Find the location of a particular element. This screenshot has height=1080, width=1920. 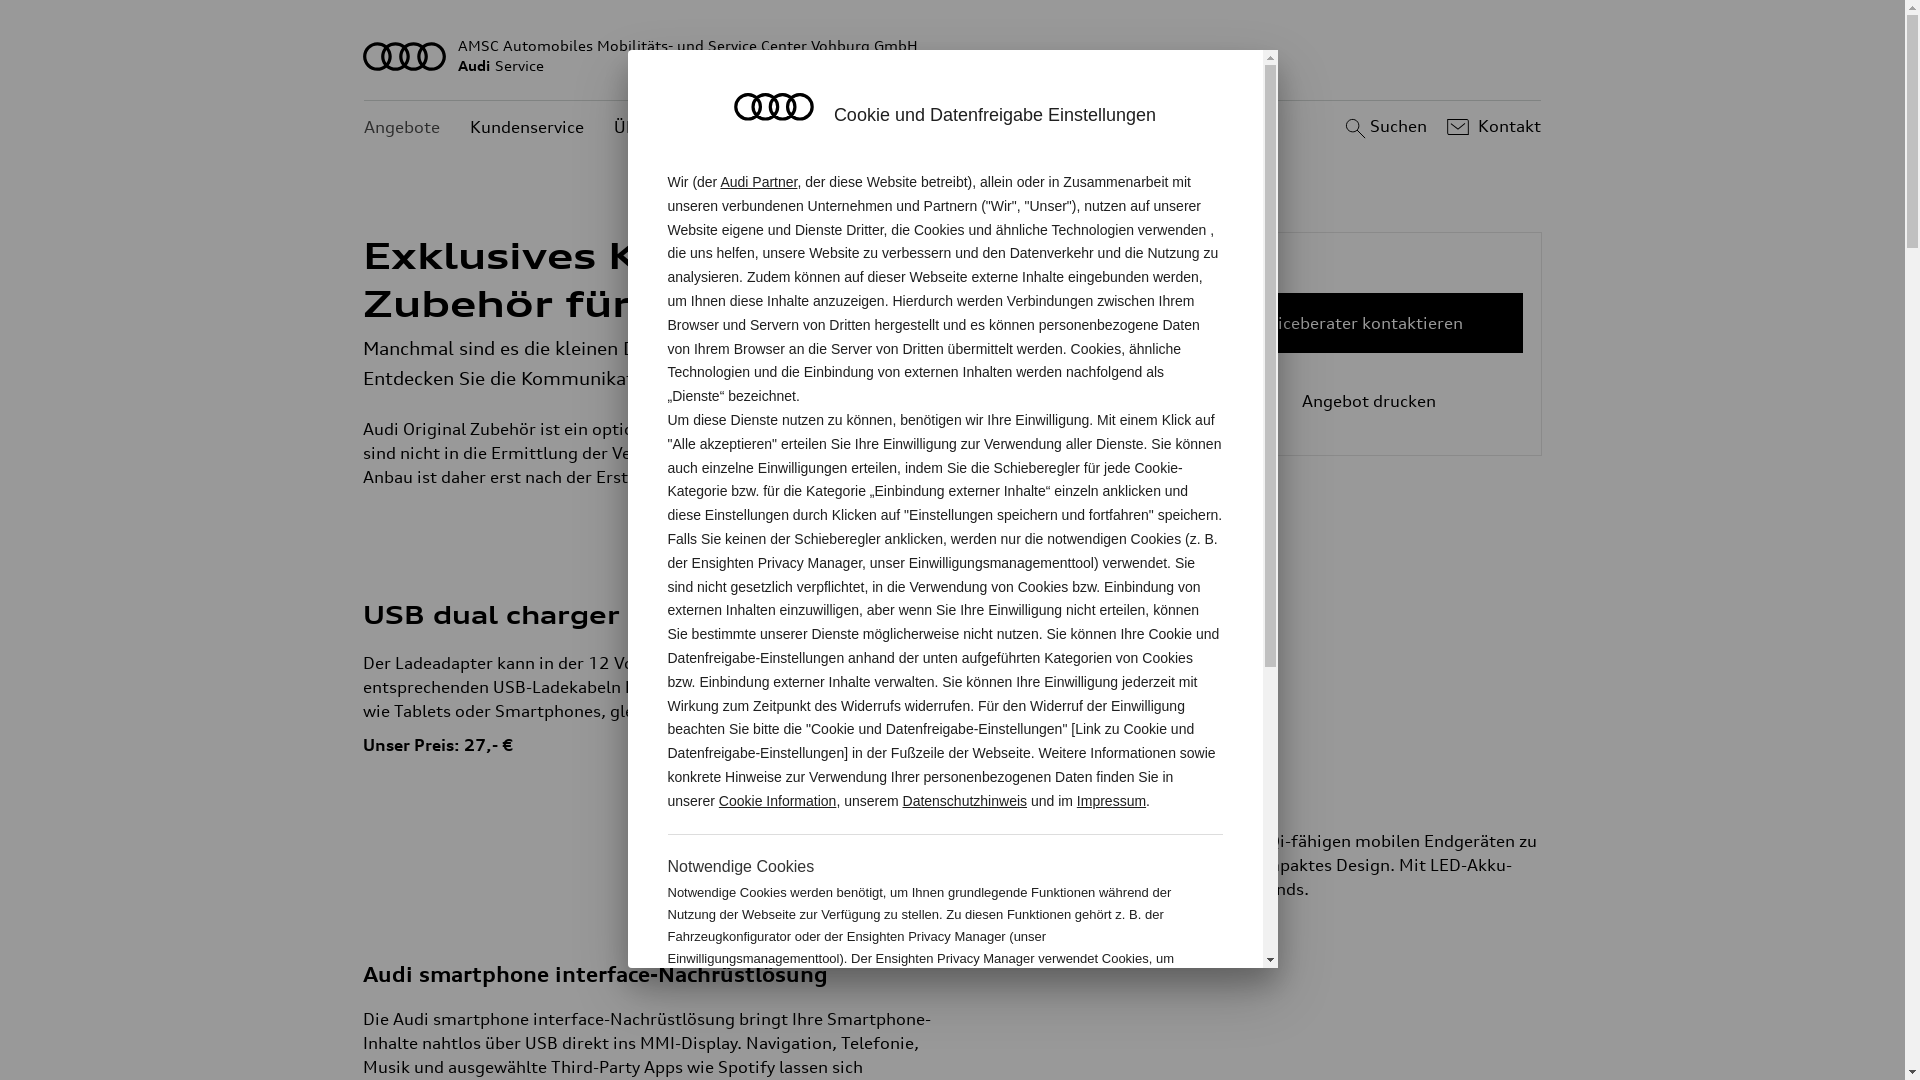

'Cookie Information' is located at coordinates (1117, 1024).